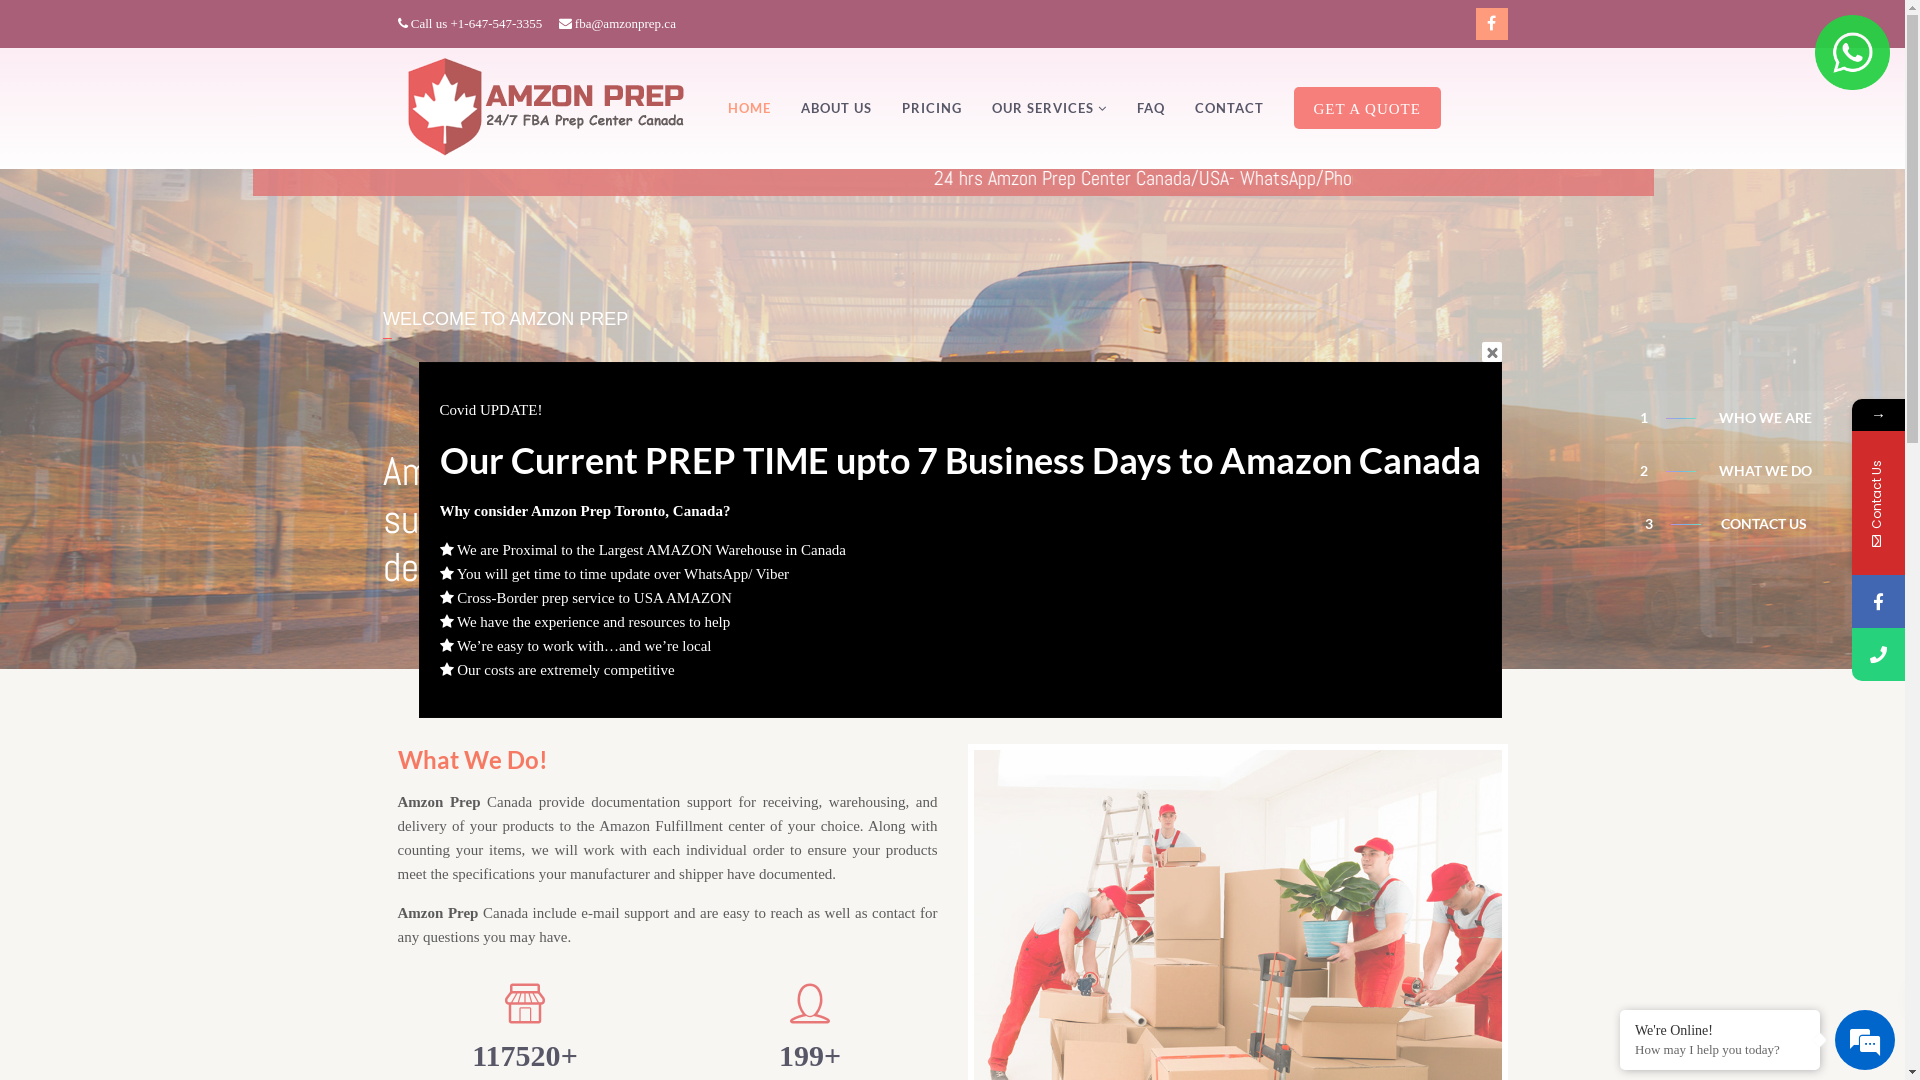 This screenshot has height=1080, width=1920. Describe the element at coordinates (930, 108) in the screenshot. I see `'PRICING'` at that location.